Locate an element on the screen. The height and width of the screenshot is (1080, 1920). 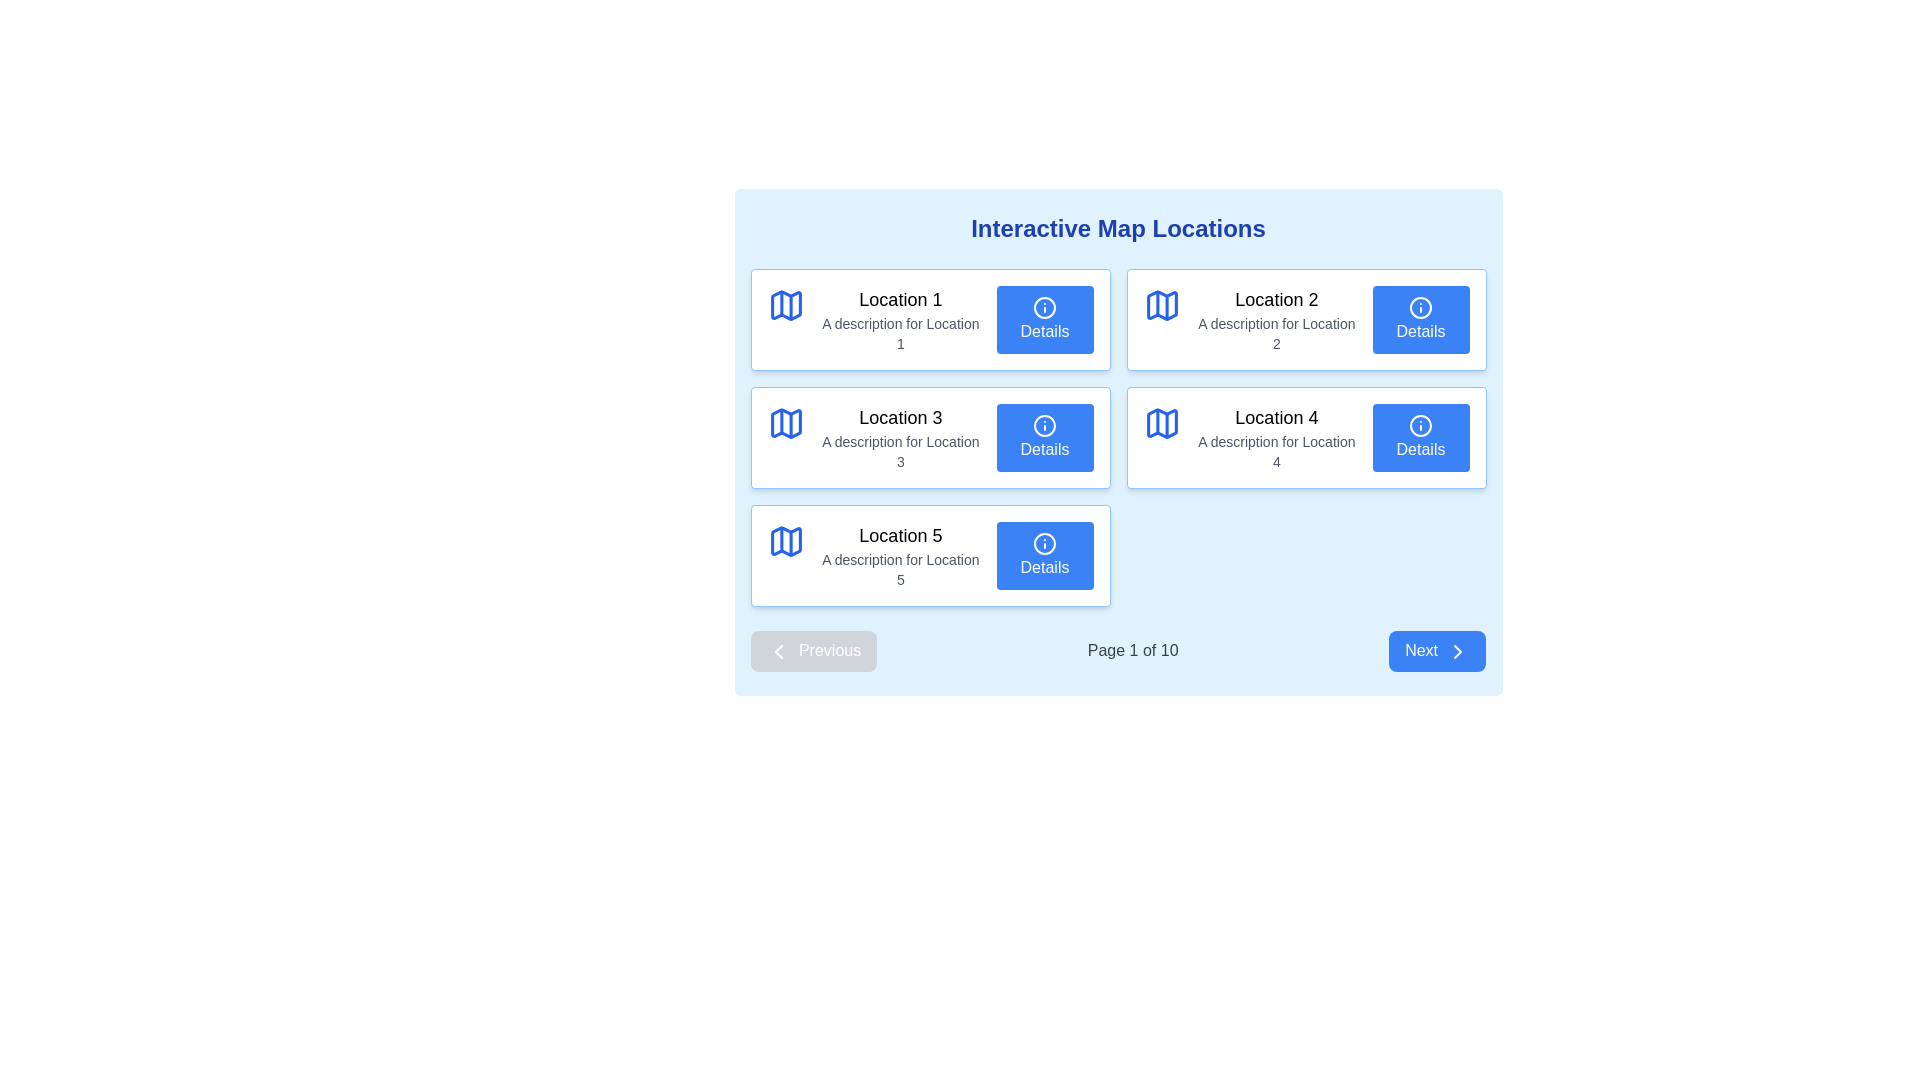
text block displaying 'Location 2' and its description, which is positioned in the second row, first column of the grid layout below 'Location 1', aligned to the left of the 'Details' button is located at coordinates (1275, 319).